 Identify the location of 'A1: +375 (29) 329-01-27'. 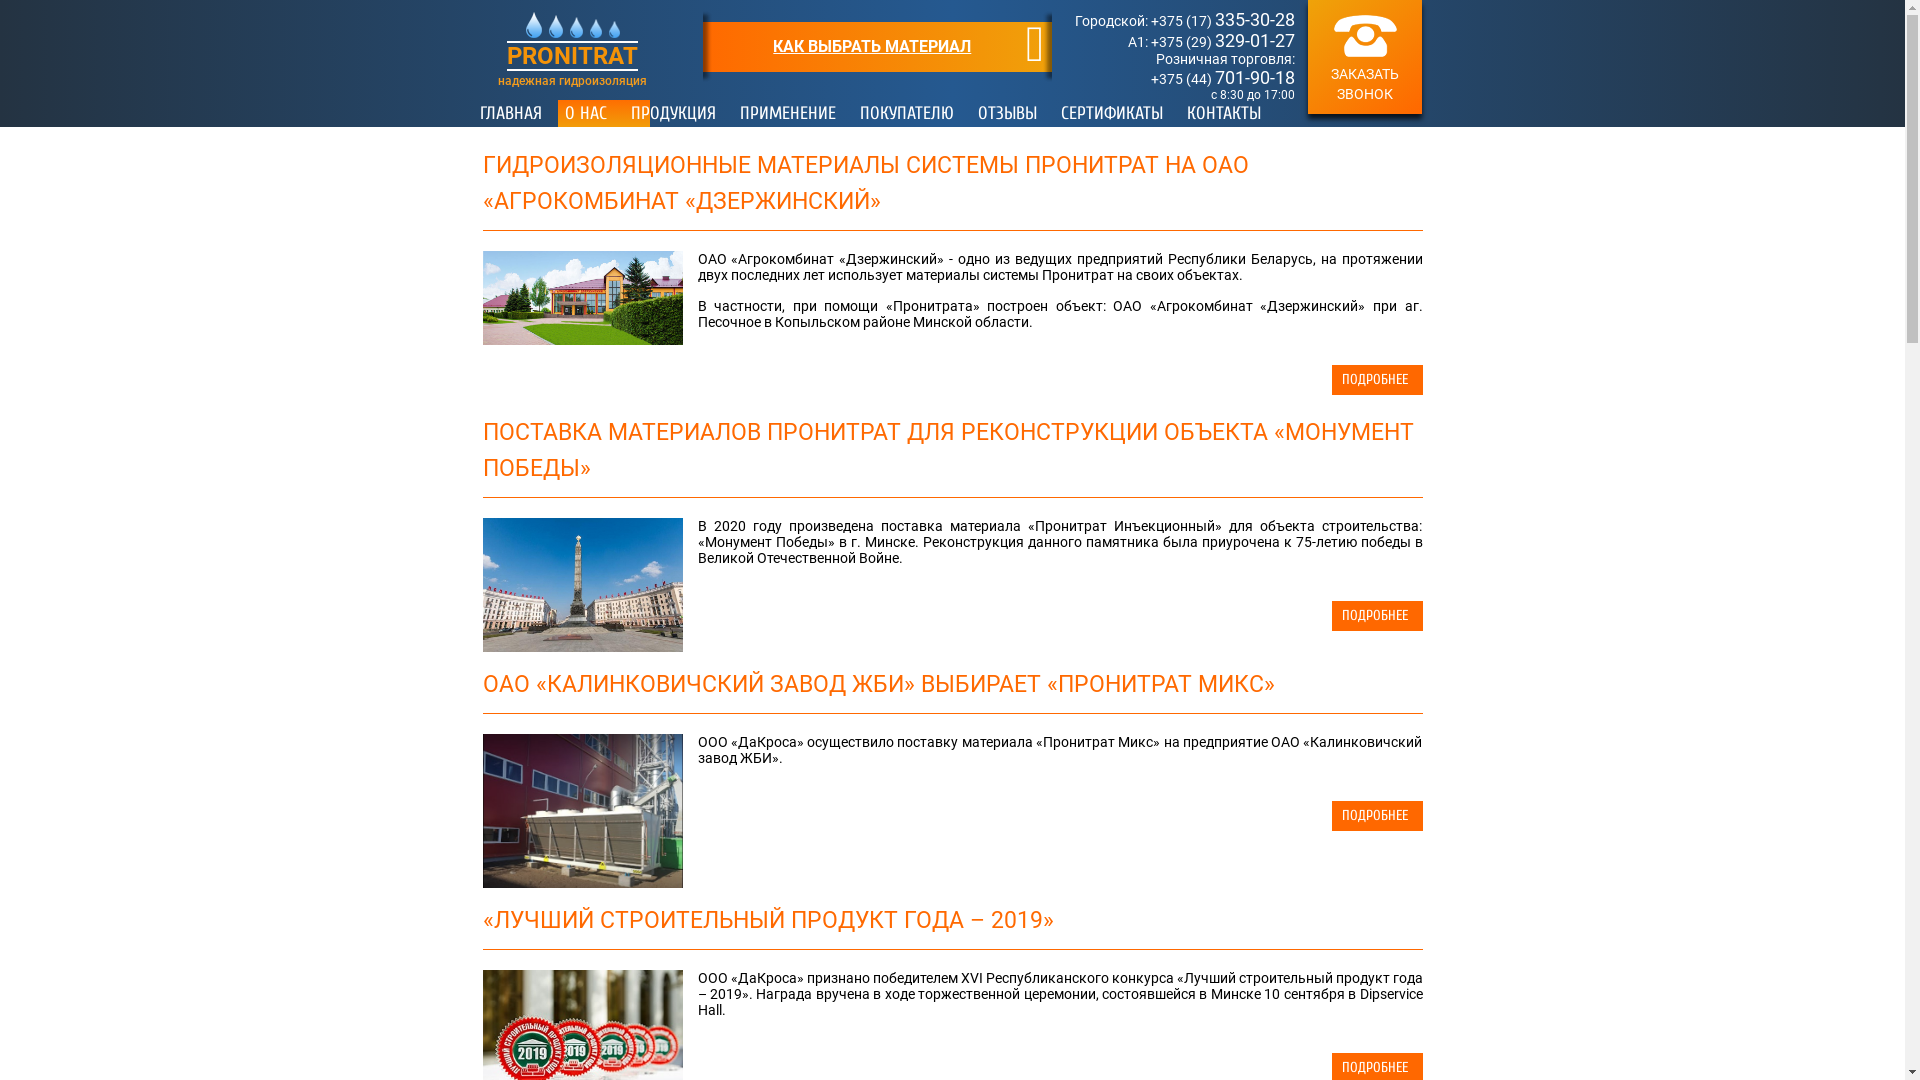
(1128, 42).